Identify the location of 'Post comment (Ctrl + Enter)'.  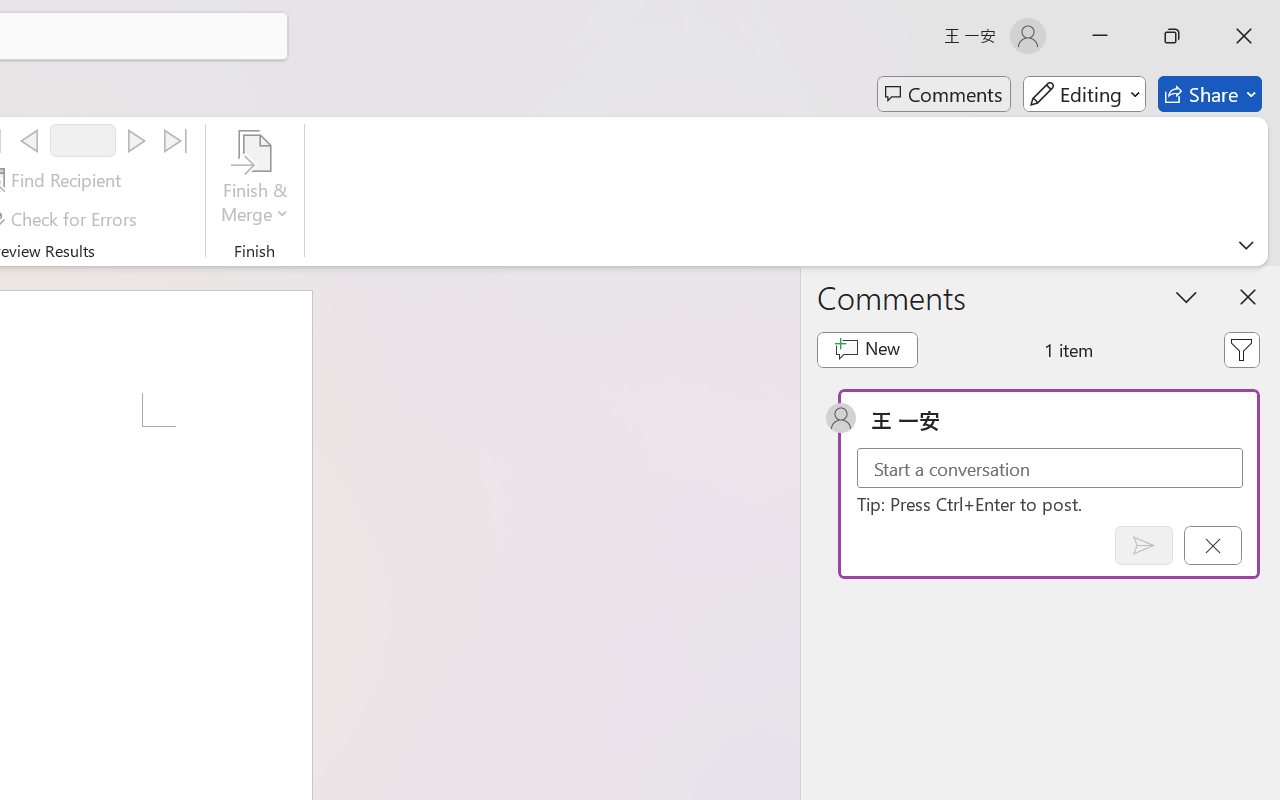
(1143, 545).